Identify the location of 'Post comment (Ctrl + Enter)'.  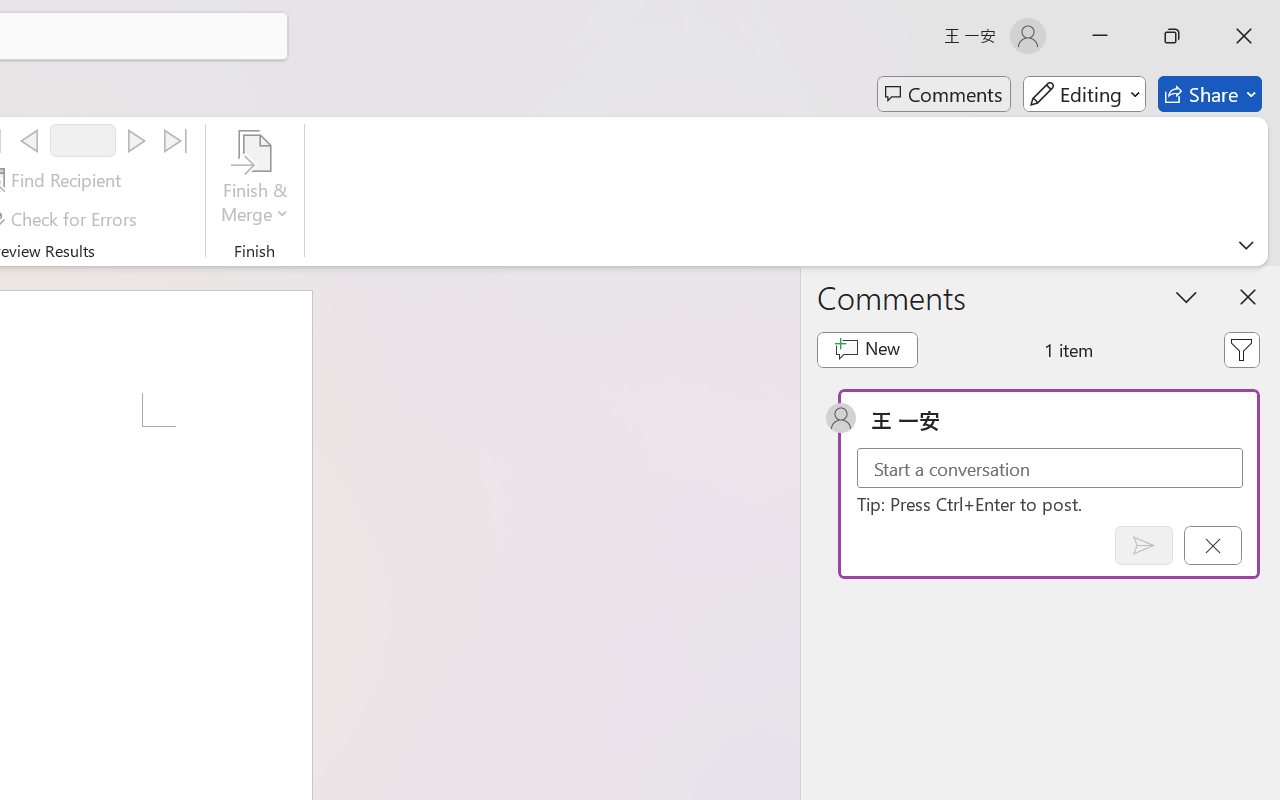
(1143, 545).